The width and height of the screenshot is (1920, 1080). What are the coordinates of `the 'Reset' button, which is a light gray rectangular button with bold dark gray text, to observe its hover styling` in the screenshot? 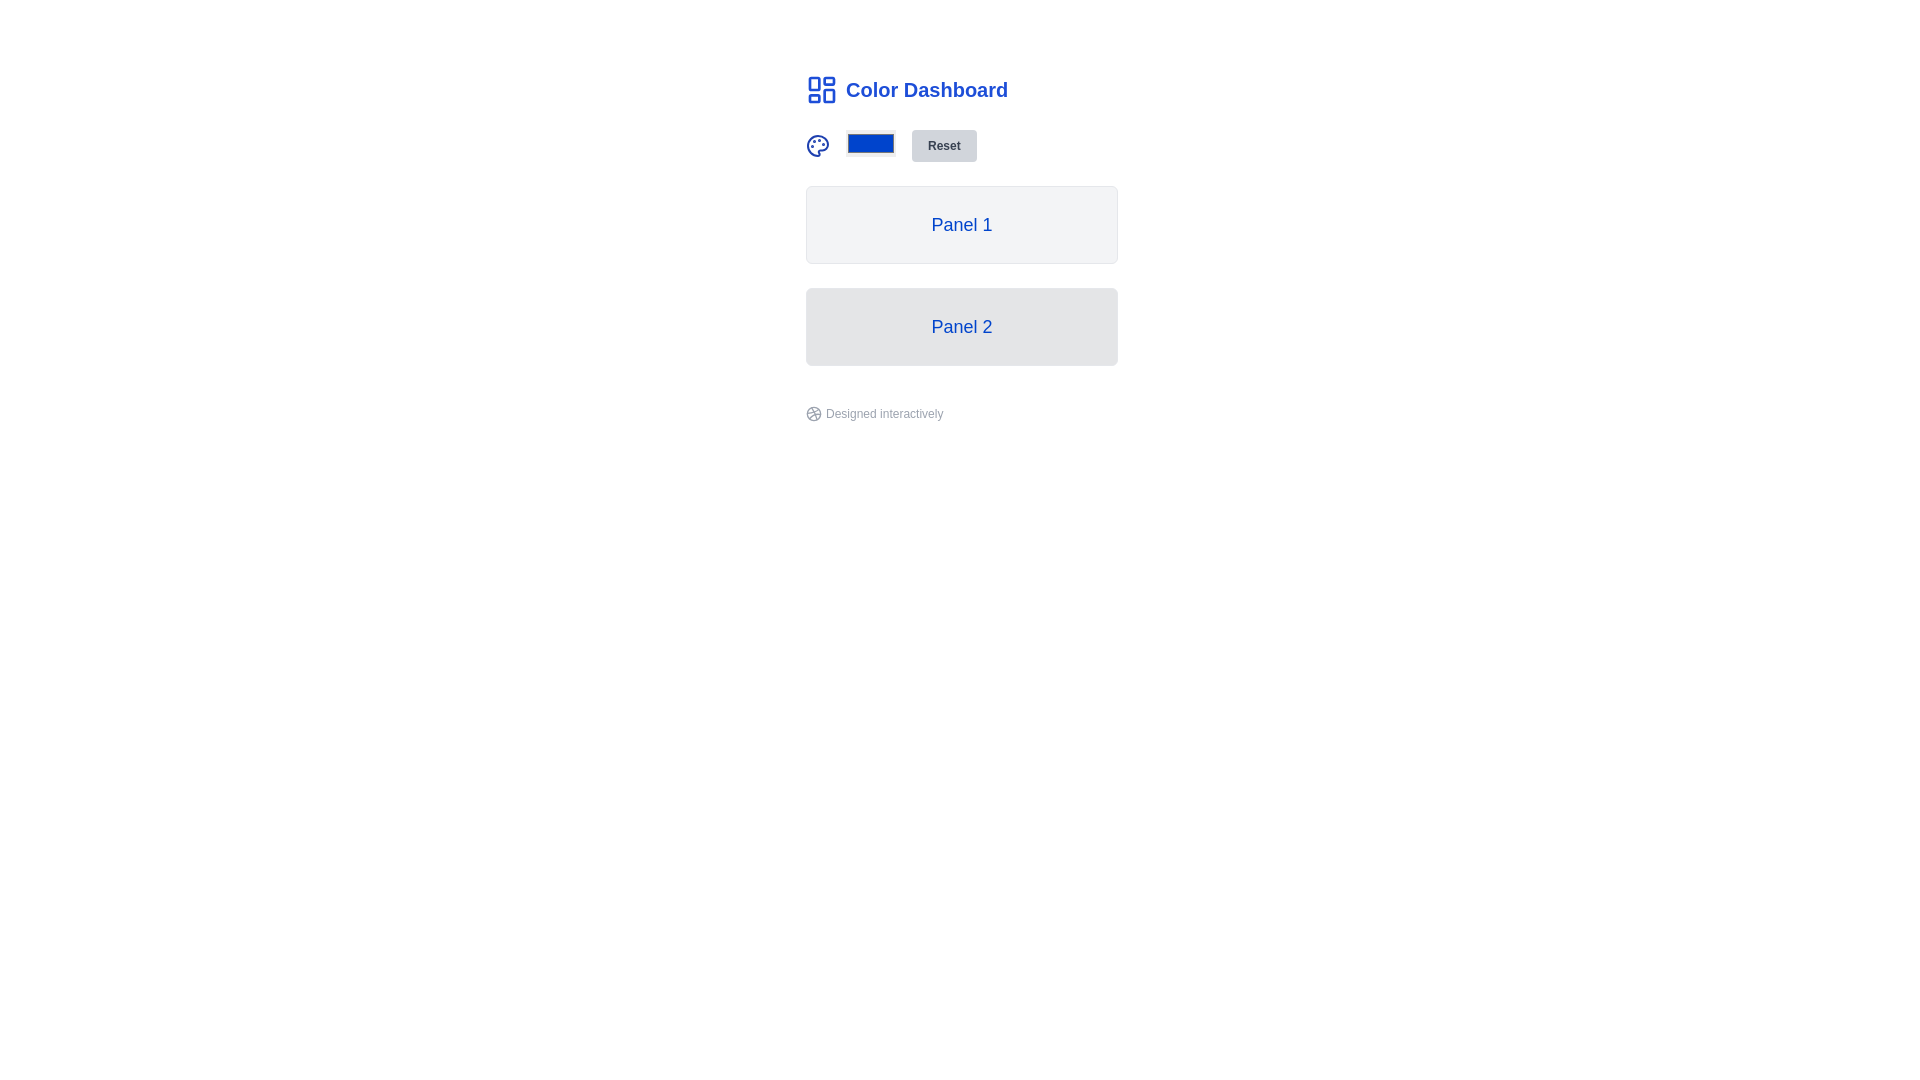 It's located at (943, 145).